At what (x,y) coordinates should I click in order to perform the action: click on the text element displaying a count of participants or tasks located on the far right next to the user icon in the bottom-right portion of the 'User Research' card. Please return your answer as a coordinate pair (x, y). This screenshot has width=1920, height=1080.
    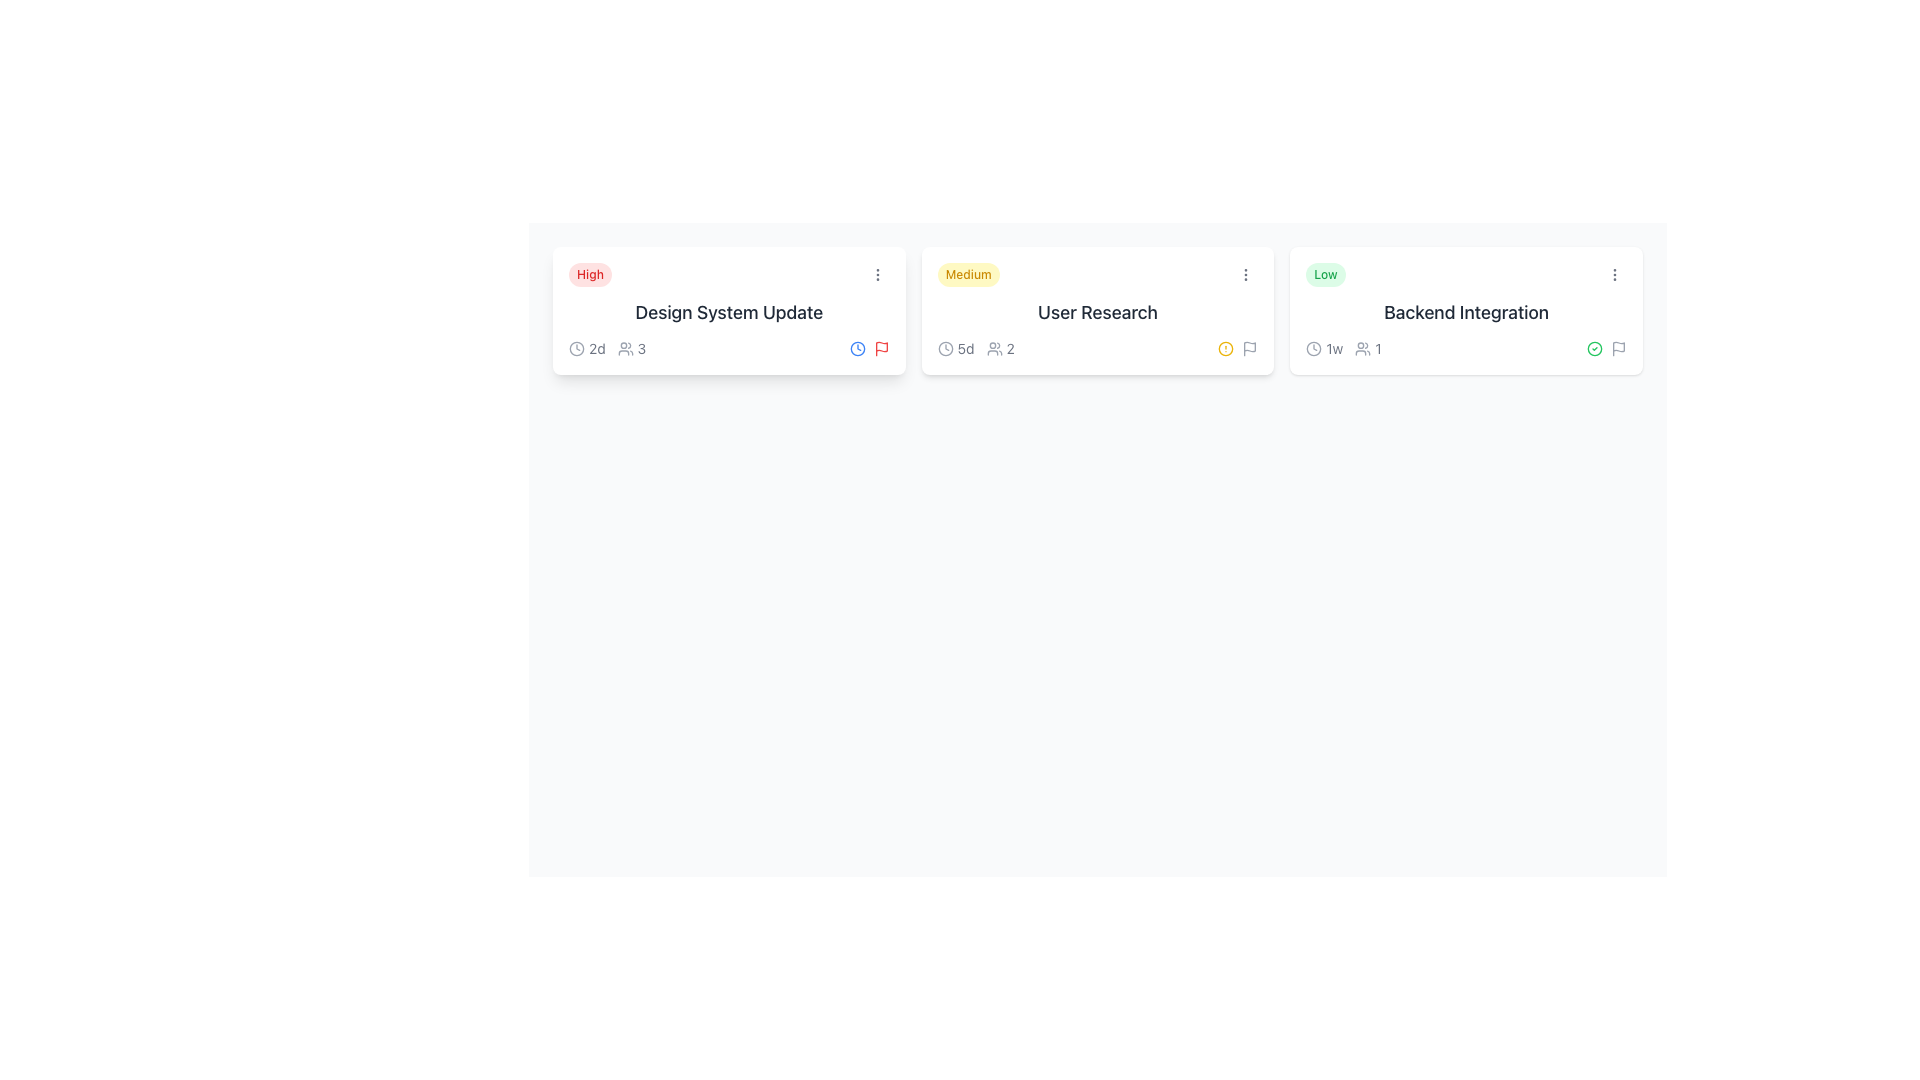
    Looking at the image, I should click on (1010, 347).